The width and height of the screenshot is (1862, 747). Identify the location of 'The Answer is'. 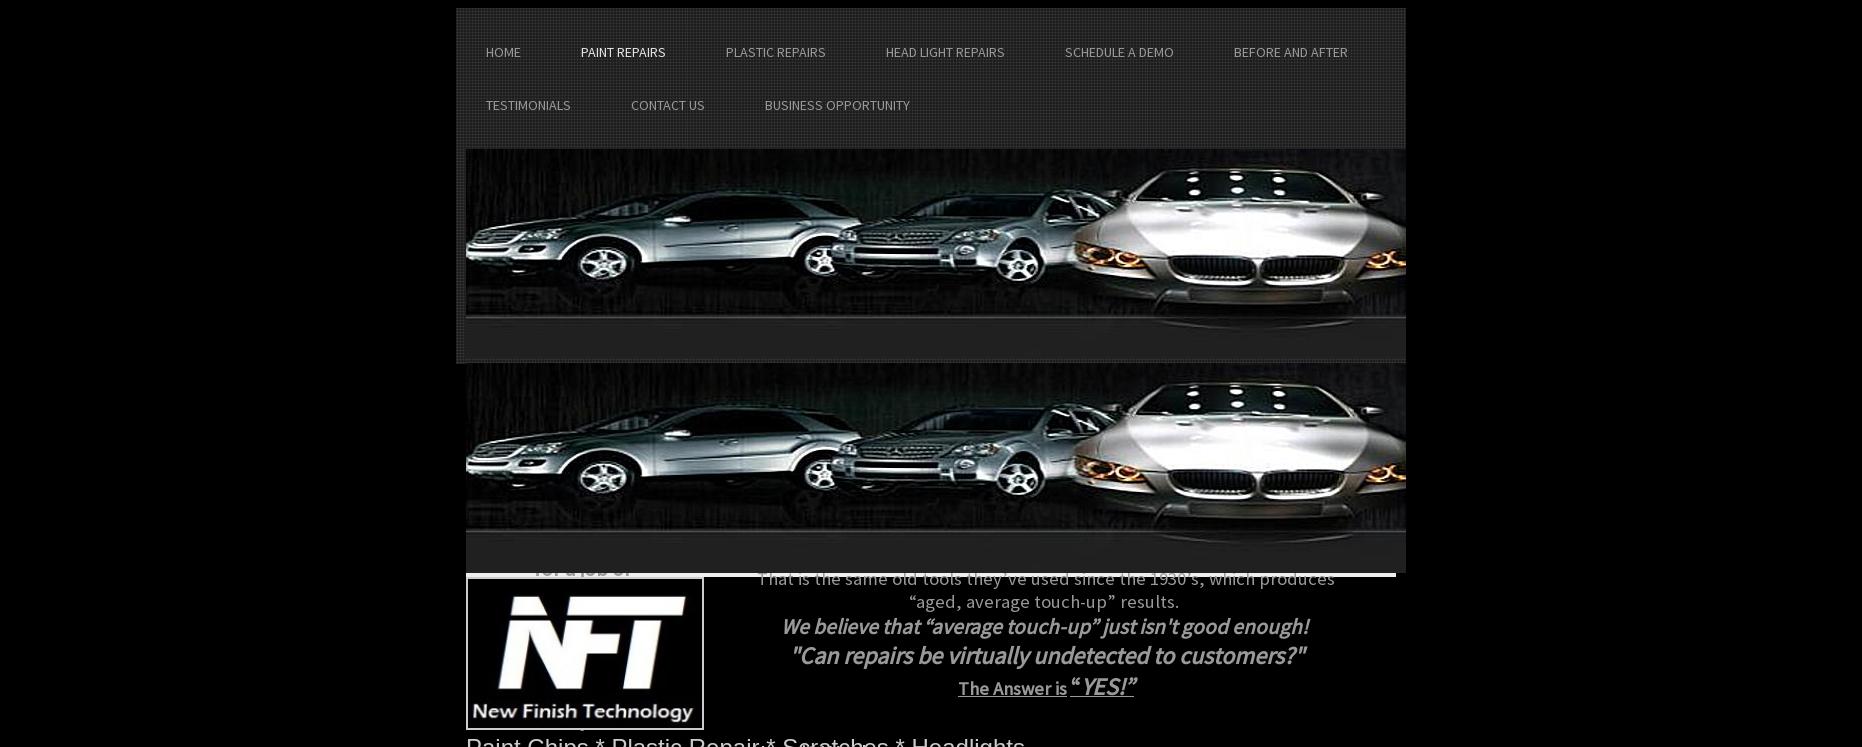
(1012, 688).